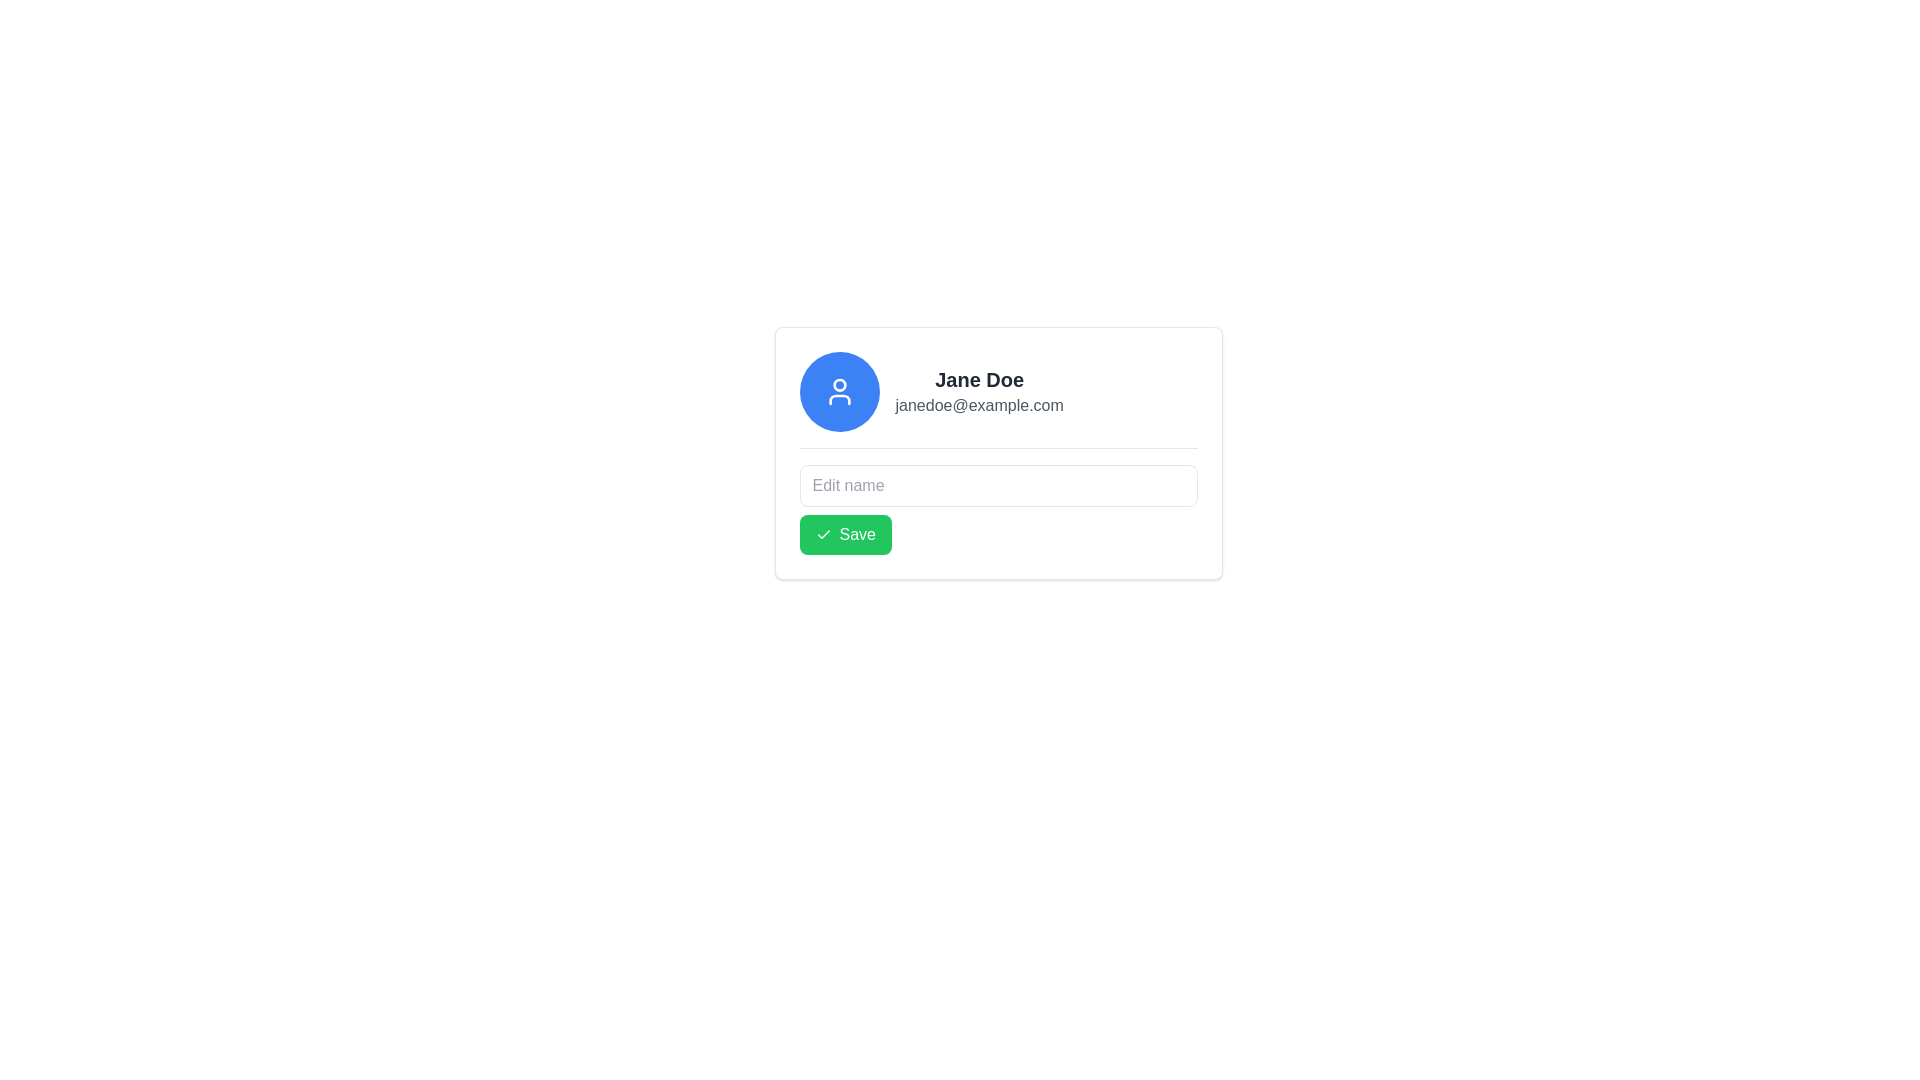 The height and width of the screenshot is (1080, 1920). Describe the element at coordinates (839, 392) in the screenshot. I see `the Circular Avatar Component located in the top-left corner of the user information card next to 'Jane Doe' and 'janedoe@example.com'` at that location.